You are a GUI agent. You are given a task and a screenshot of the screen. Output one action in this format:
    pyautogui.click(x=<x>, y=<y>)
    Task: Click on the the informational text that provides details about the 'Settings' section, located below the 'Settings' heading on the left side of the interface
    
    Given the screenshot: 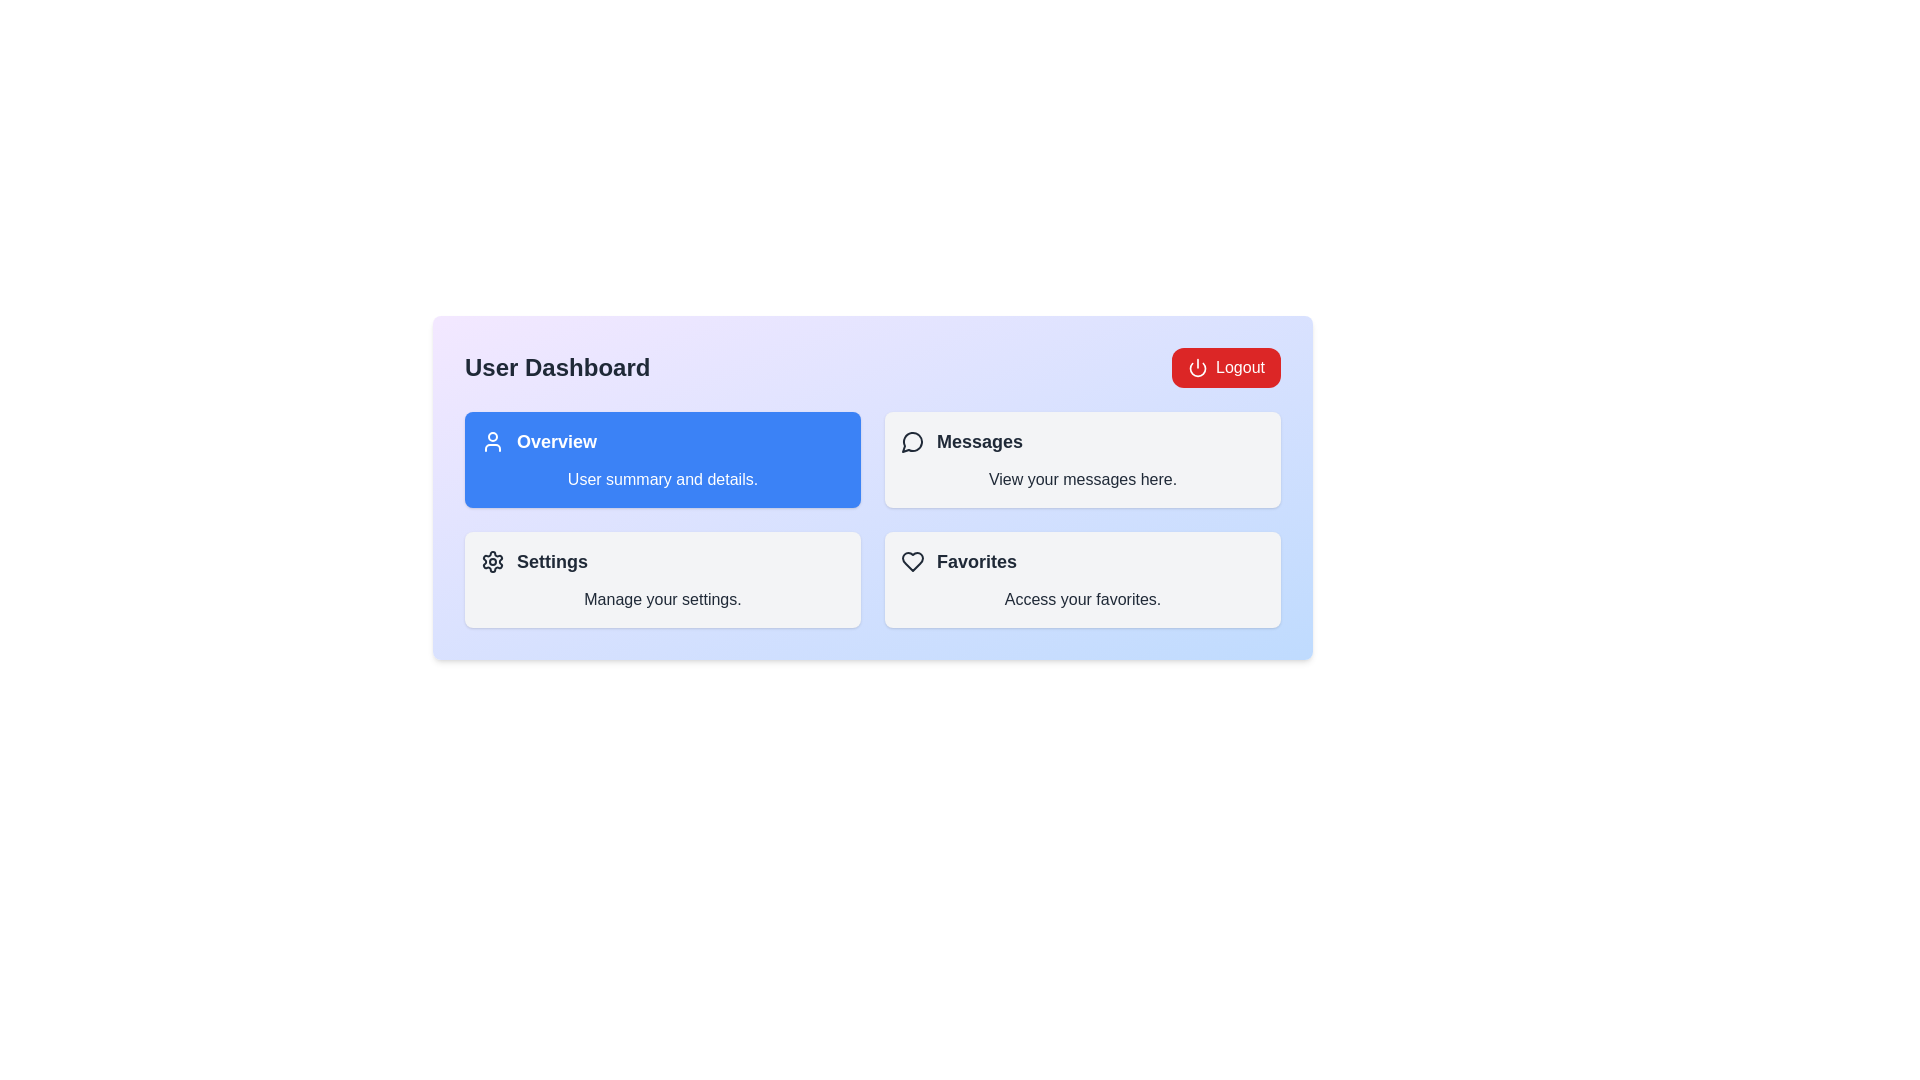 What is the action you would take?
    pyautogui.click(x=662, y=599)
    